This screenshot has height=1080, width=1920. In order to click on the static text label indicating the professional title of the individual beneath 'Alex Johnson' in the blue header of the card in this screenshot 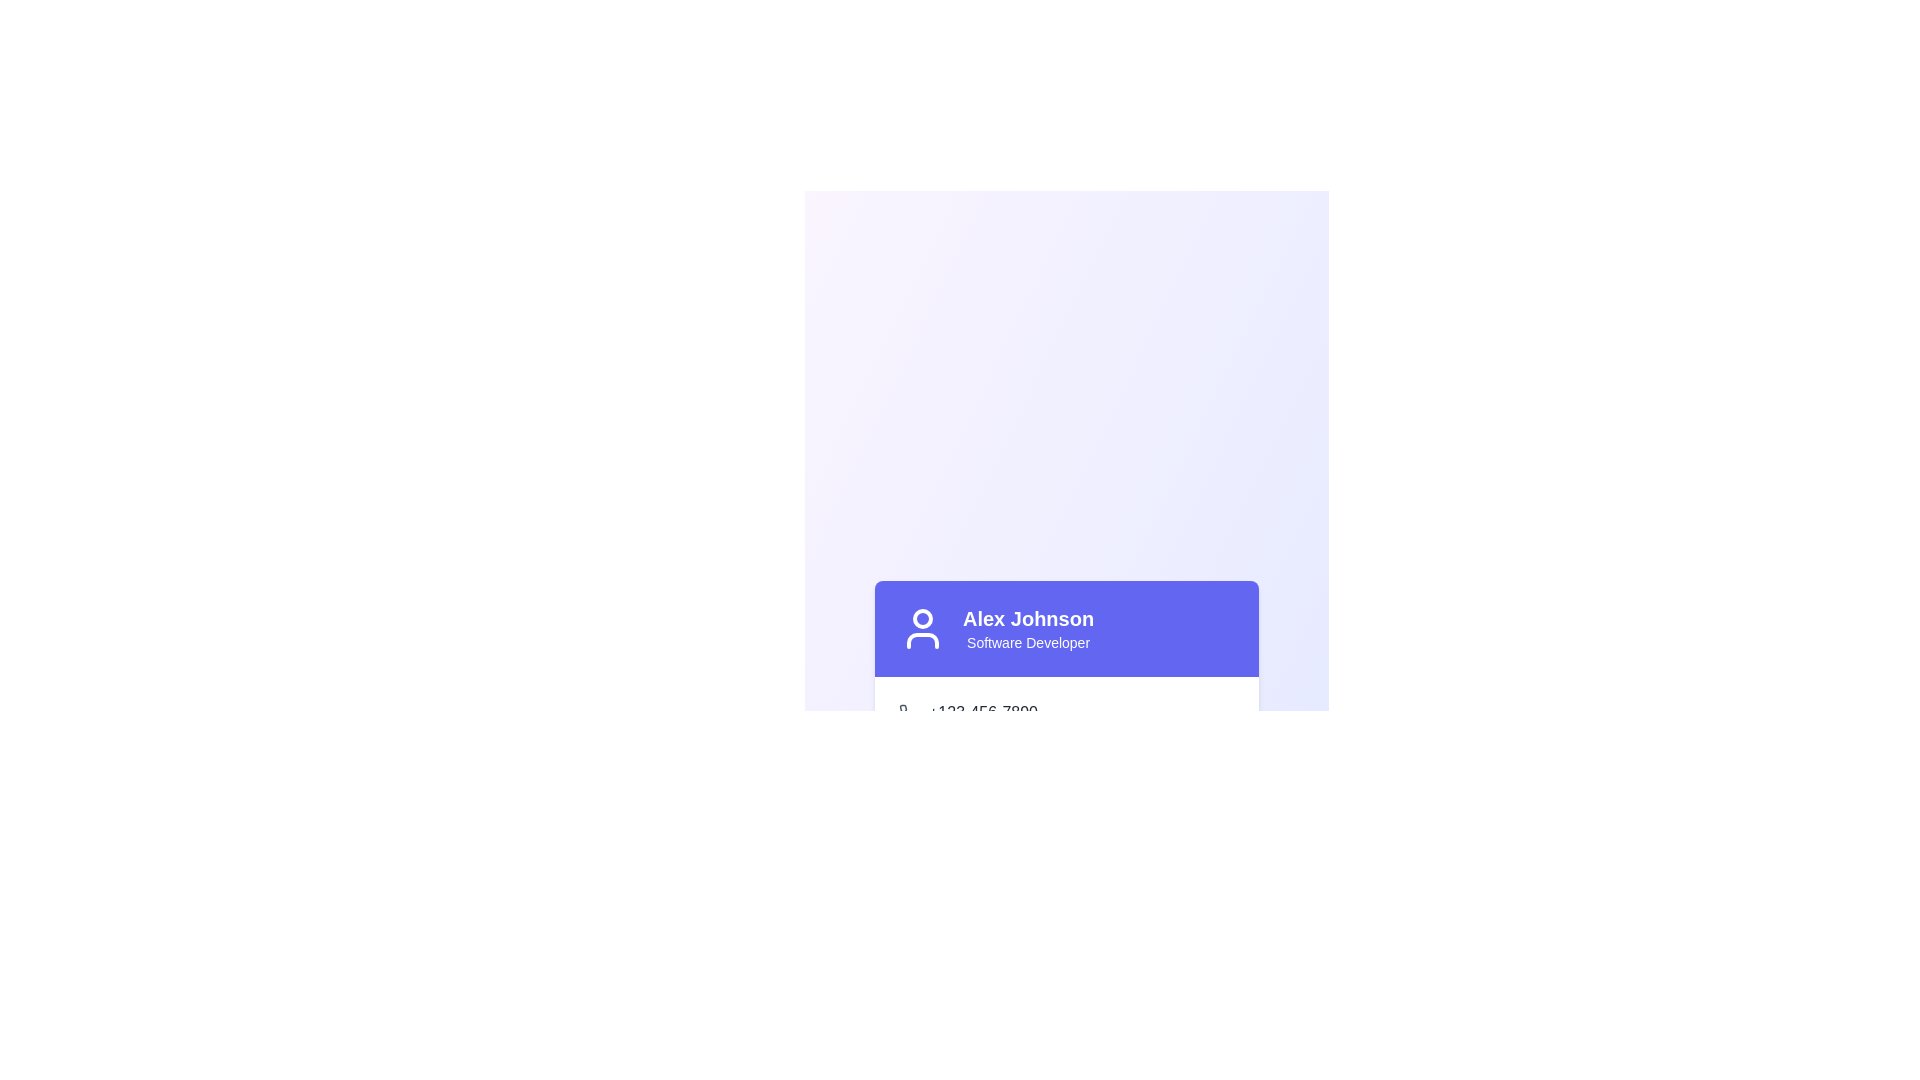, I will do `click(1028, 643)`.